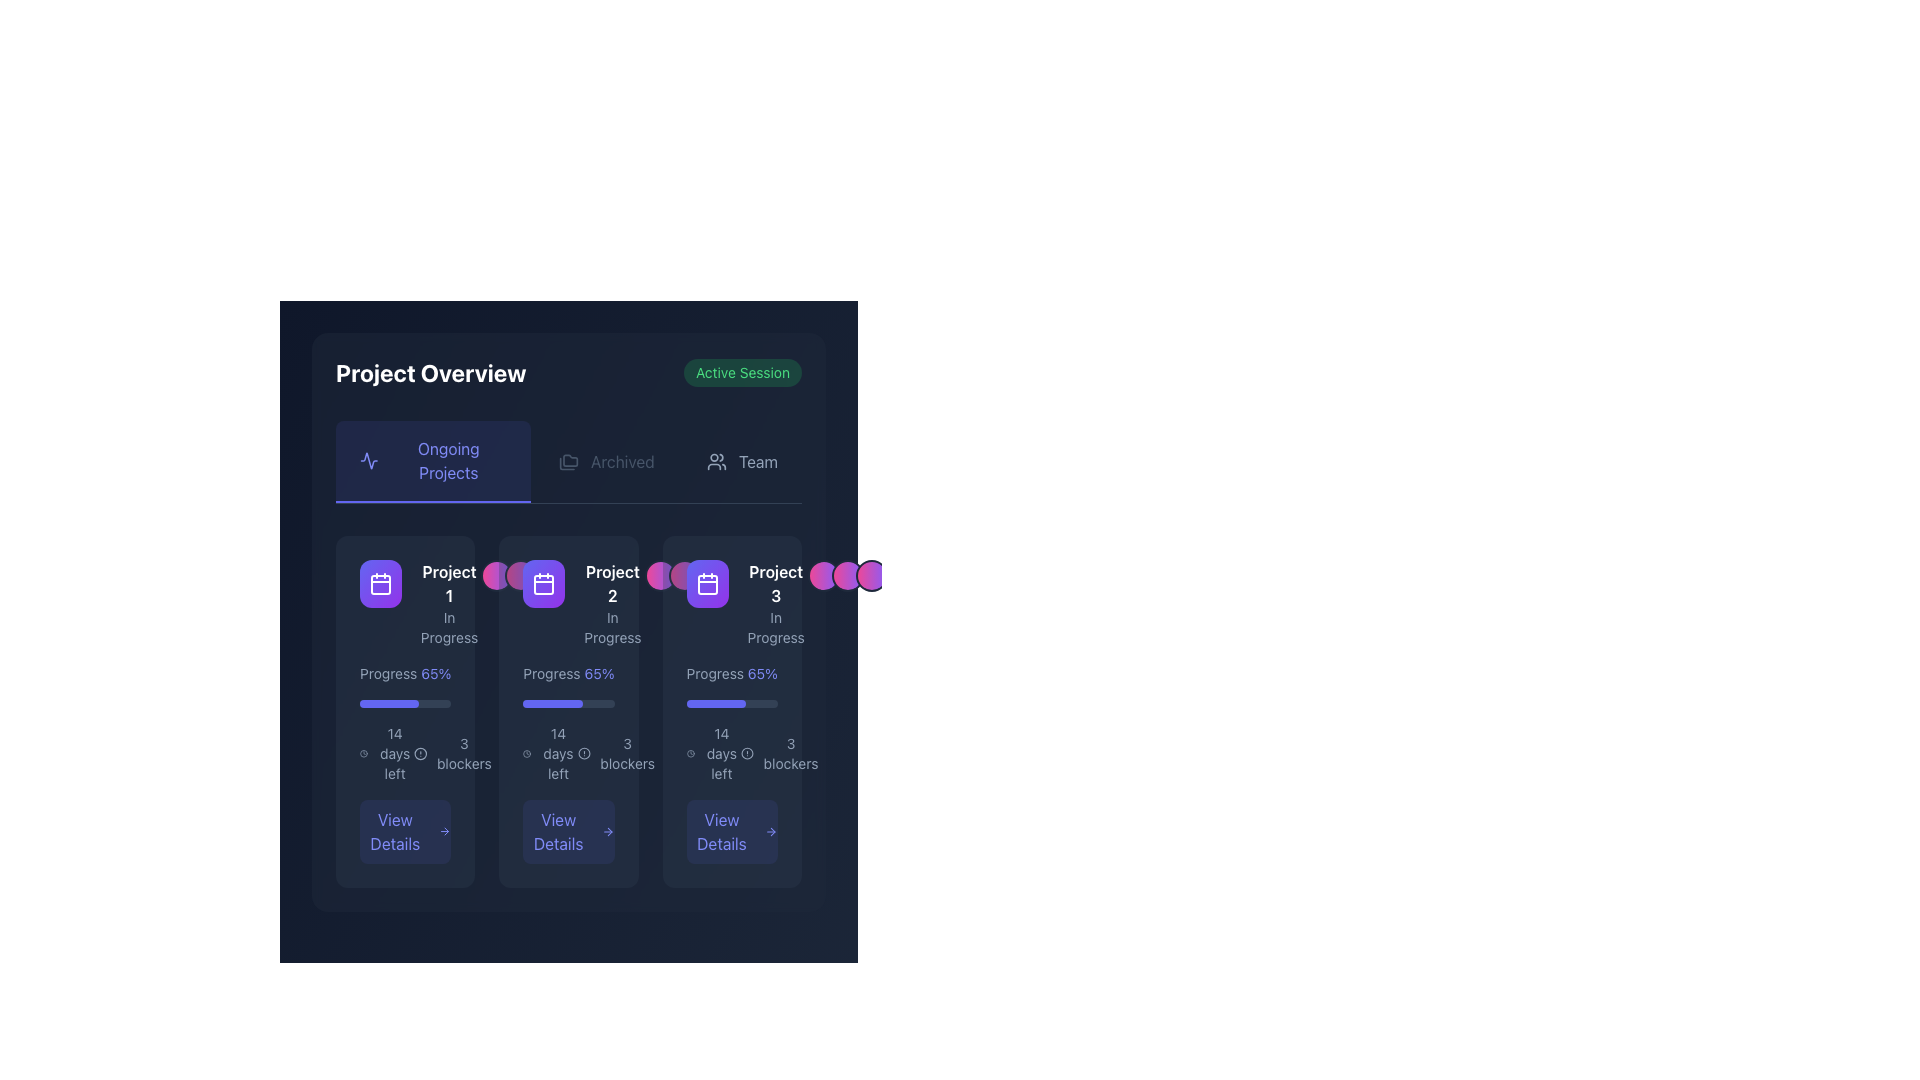 This screenshot has height=1080, width=1920. What do you see at coordinates (550, 753) in the screenshot?
I see `the text label displaying '14 days left' in gray font, which is positioned under the progress bar and above the '3 blockers' section within the 'Project 2' card` at bounding box center [550, 753].